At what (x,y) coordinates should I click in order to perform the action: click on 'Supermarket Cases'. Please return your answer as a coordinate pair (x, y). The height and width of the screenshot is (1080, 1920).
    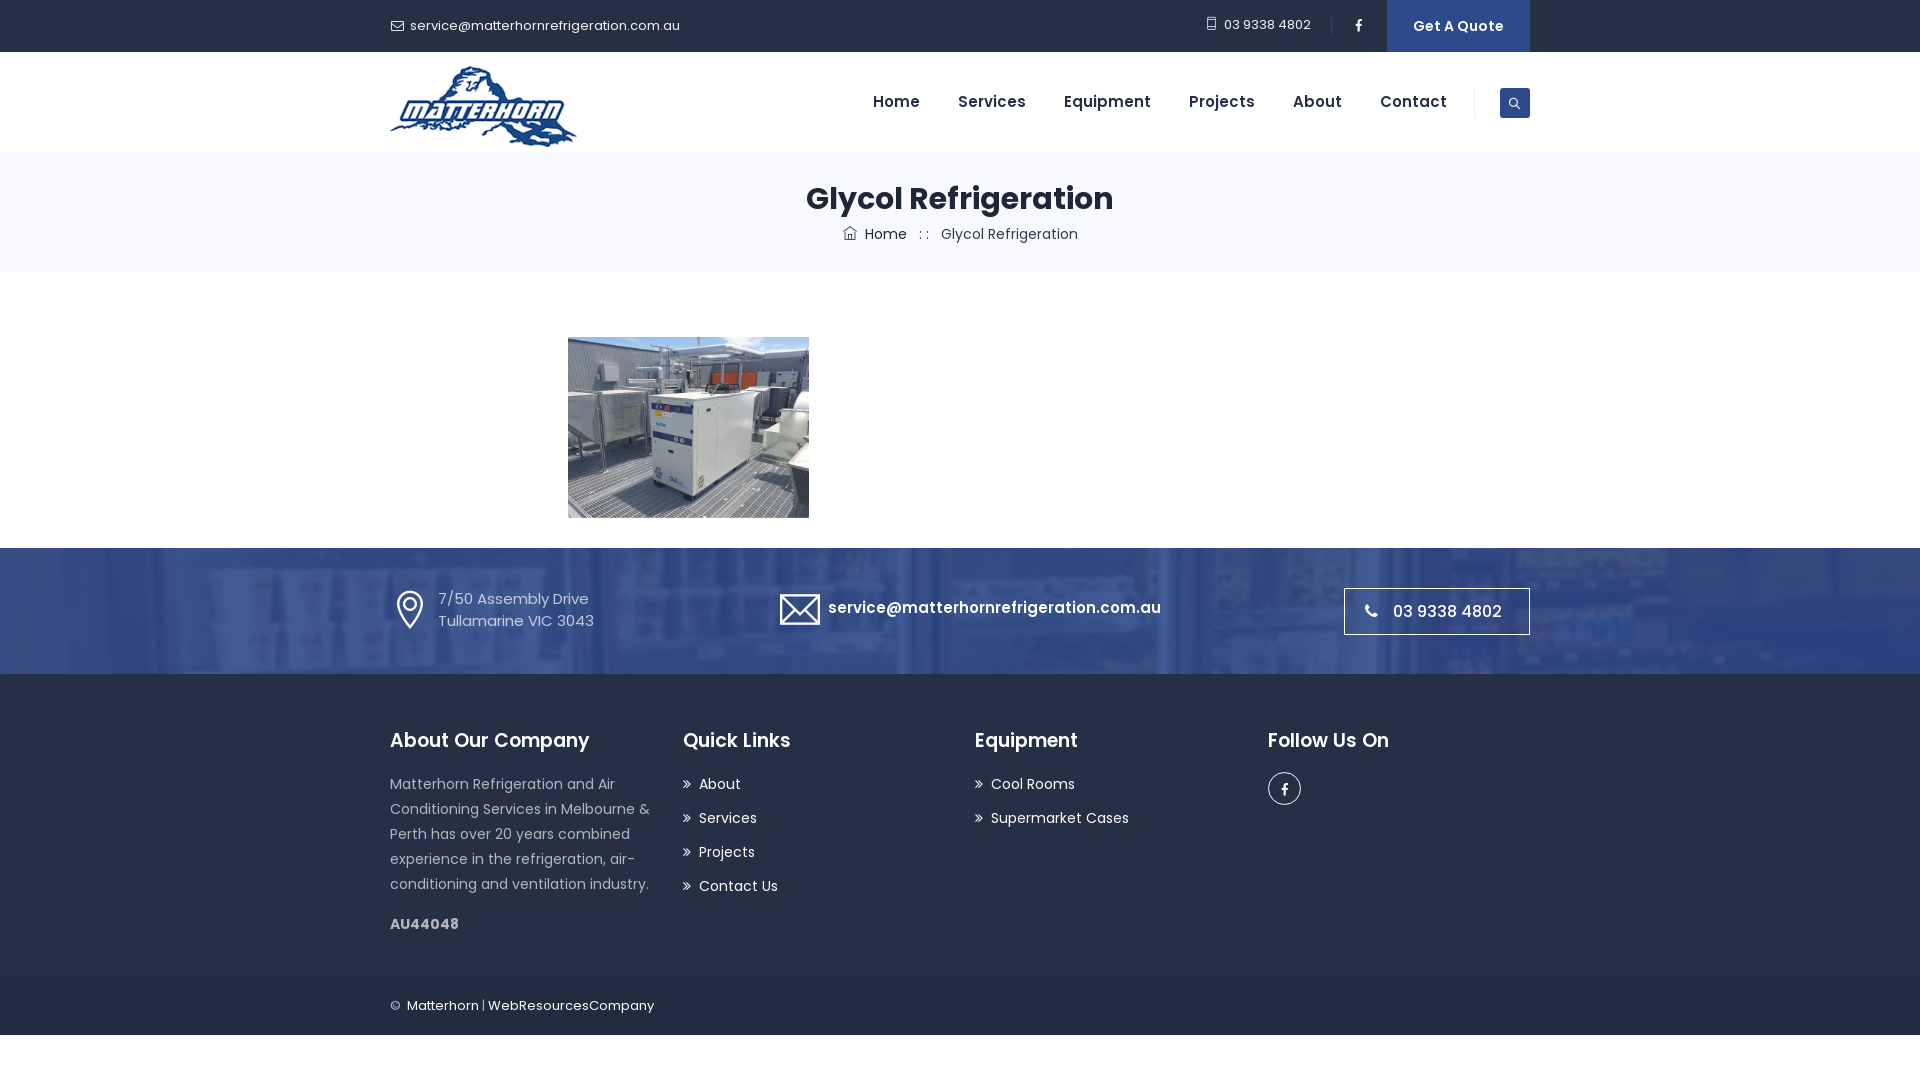
    Looking at the image, I should click on (974, 818).